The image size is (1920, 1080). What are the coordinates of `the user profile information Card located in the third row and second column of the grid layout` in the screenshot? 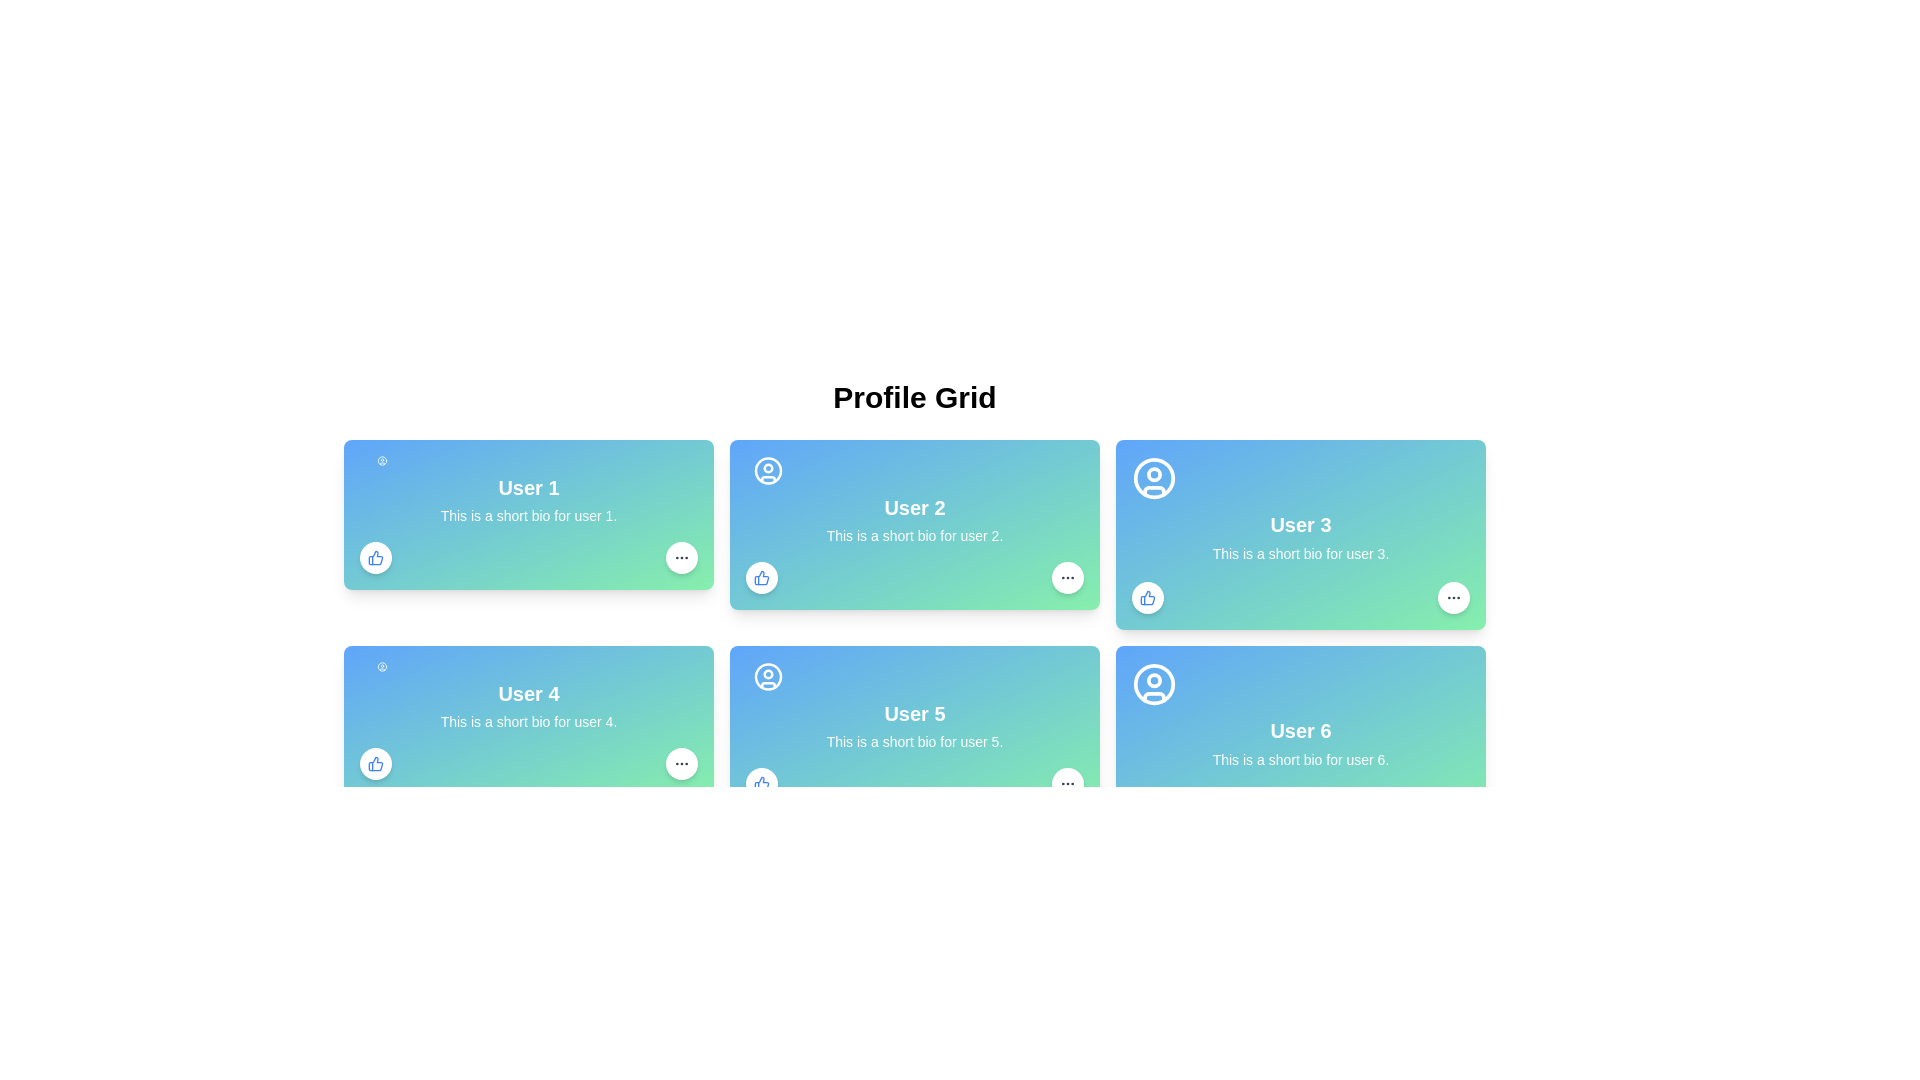 It's located at (914, 937).